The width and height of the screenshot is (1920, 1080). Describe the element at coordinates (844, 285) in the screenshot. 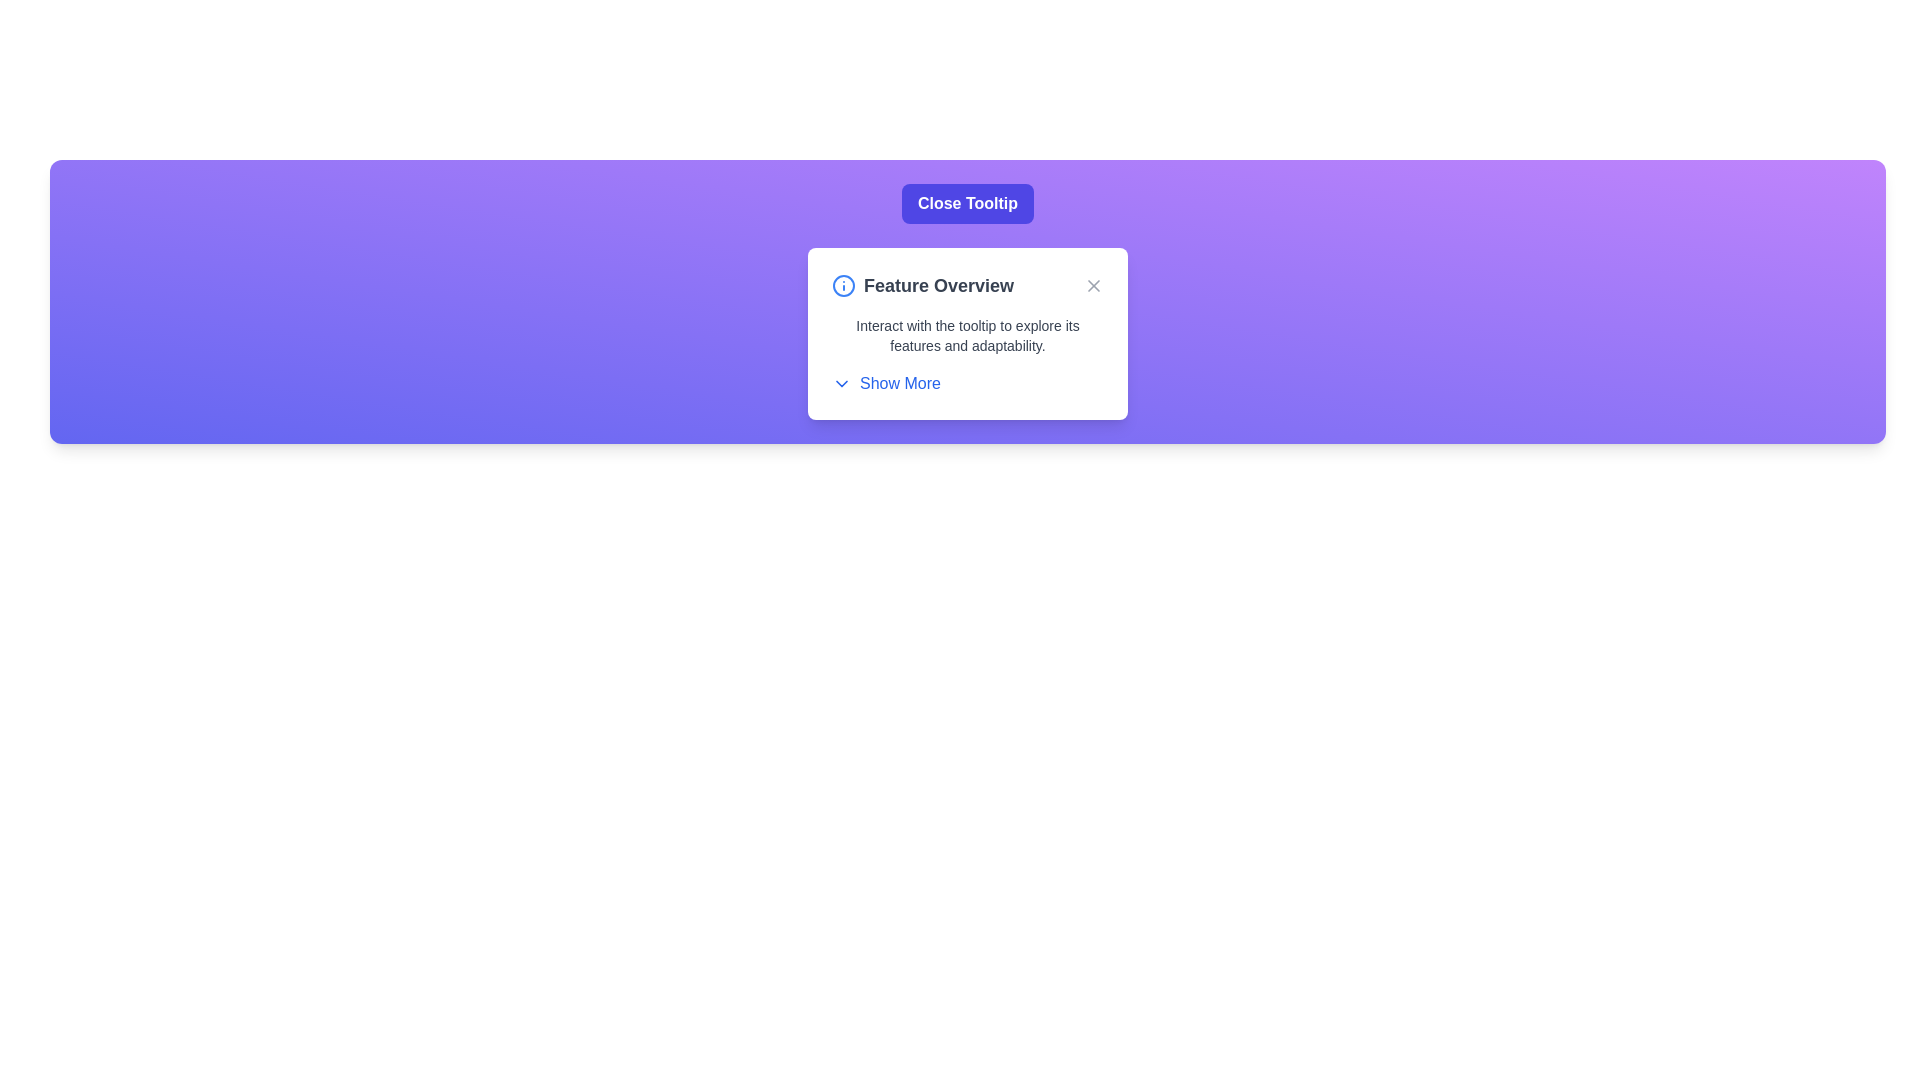

I see `the informational icon located to the left of the 'Feature Overview' header within the card-like section` at that location.